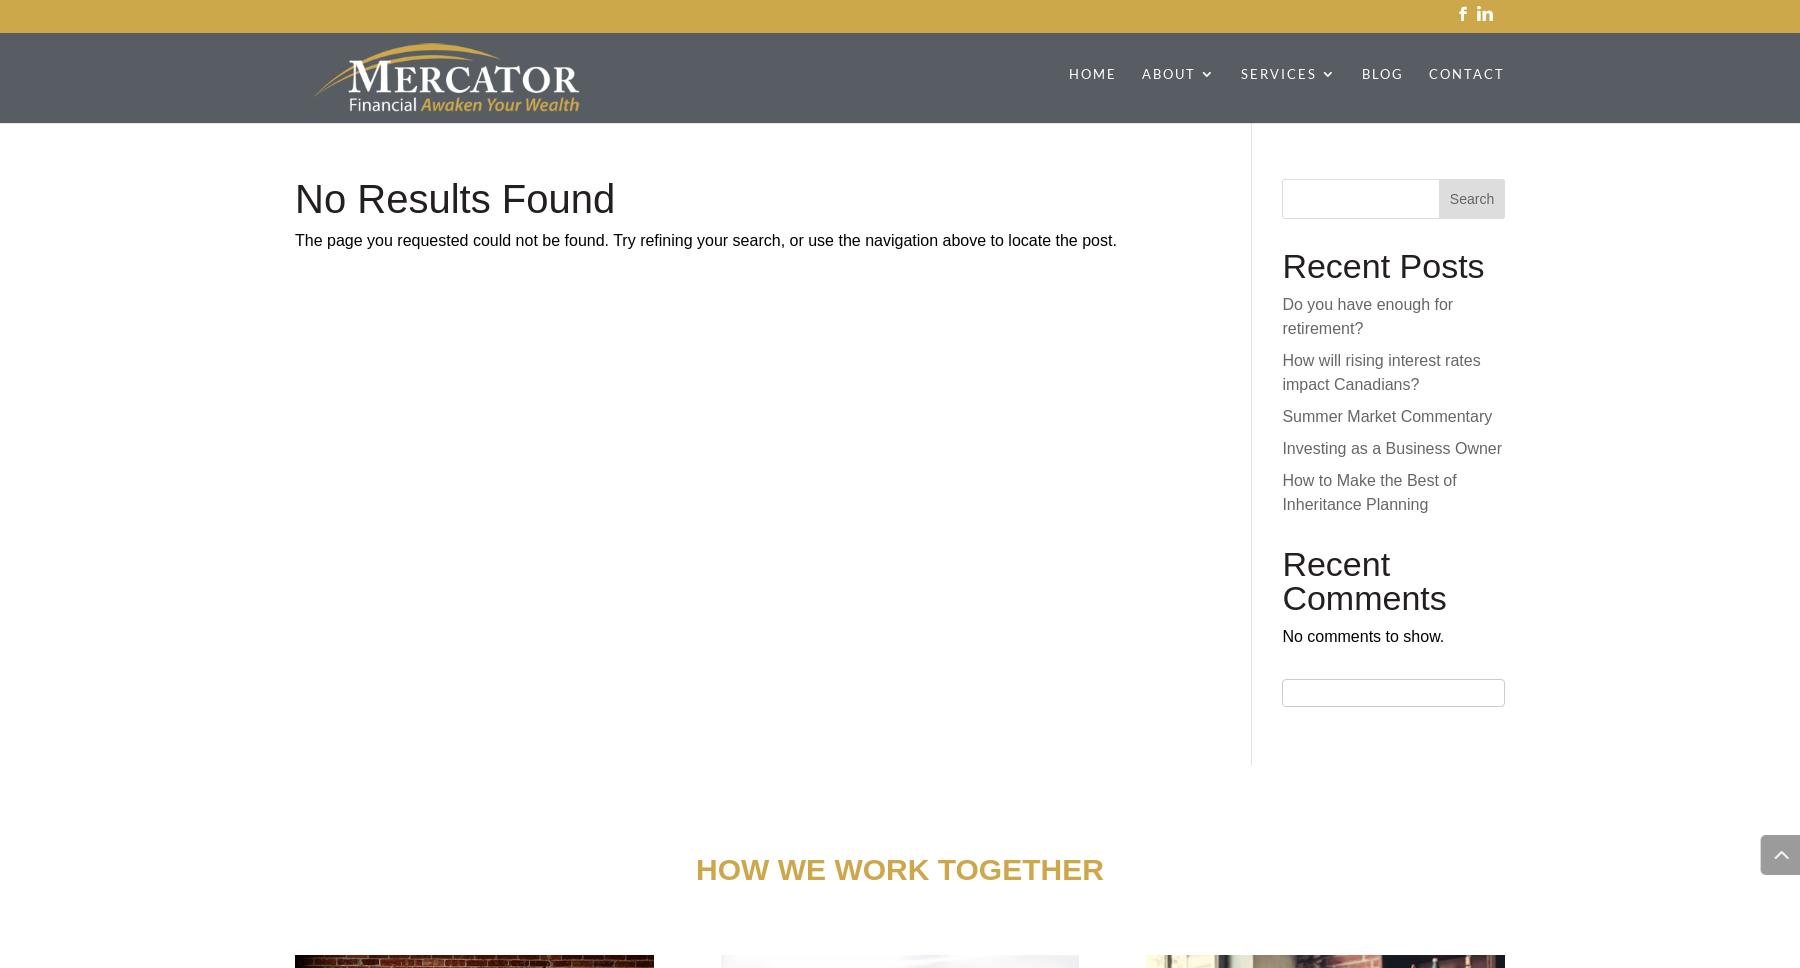  I want to click on 'Wendy Zanidean', so click(1244, 724).